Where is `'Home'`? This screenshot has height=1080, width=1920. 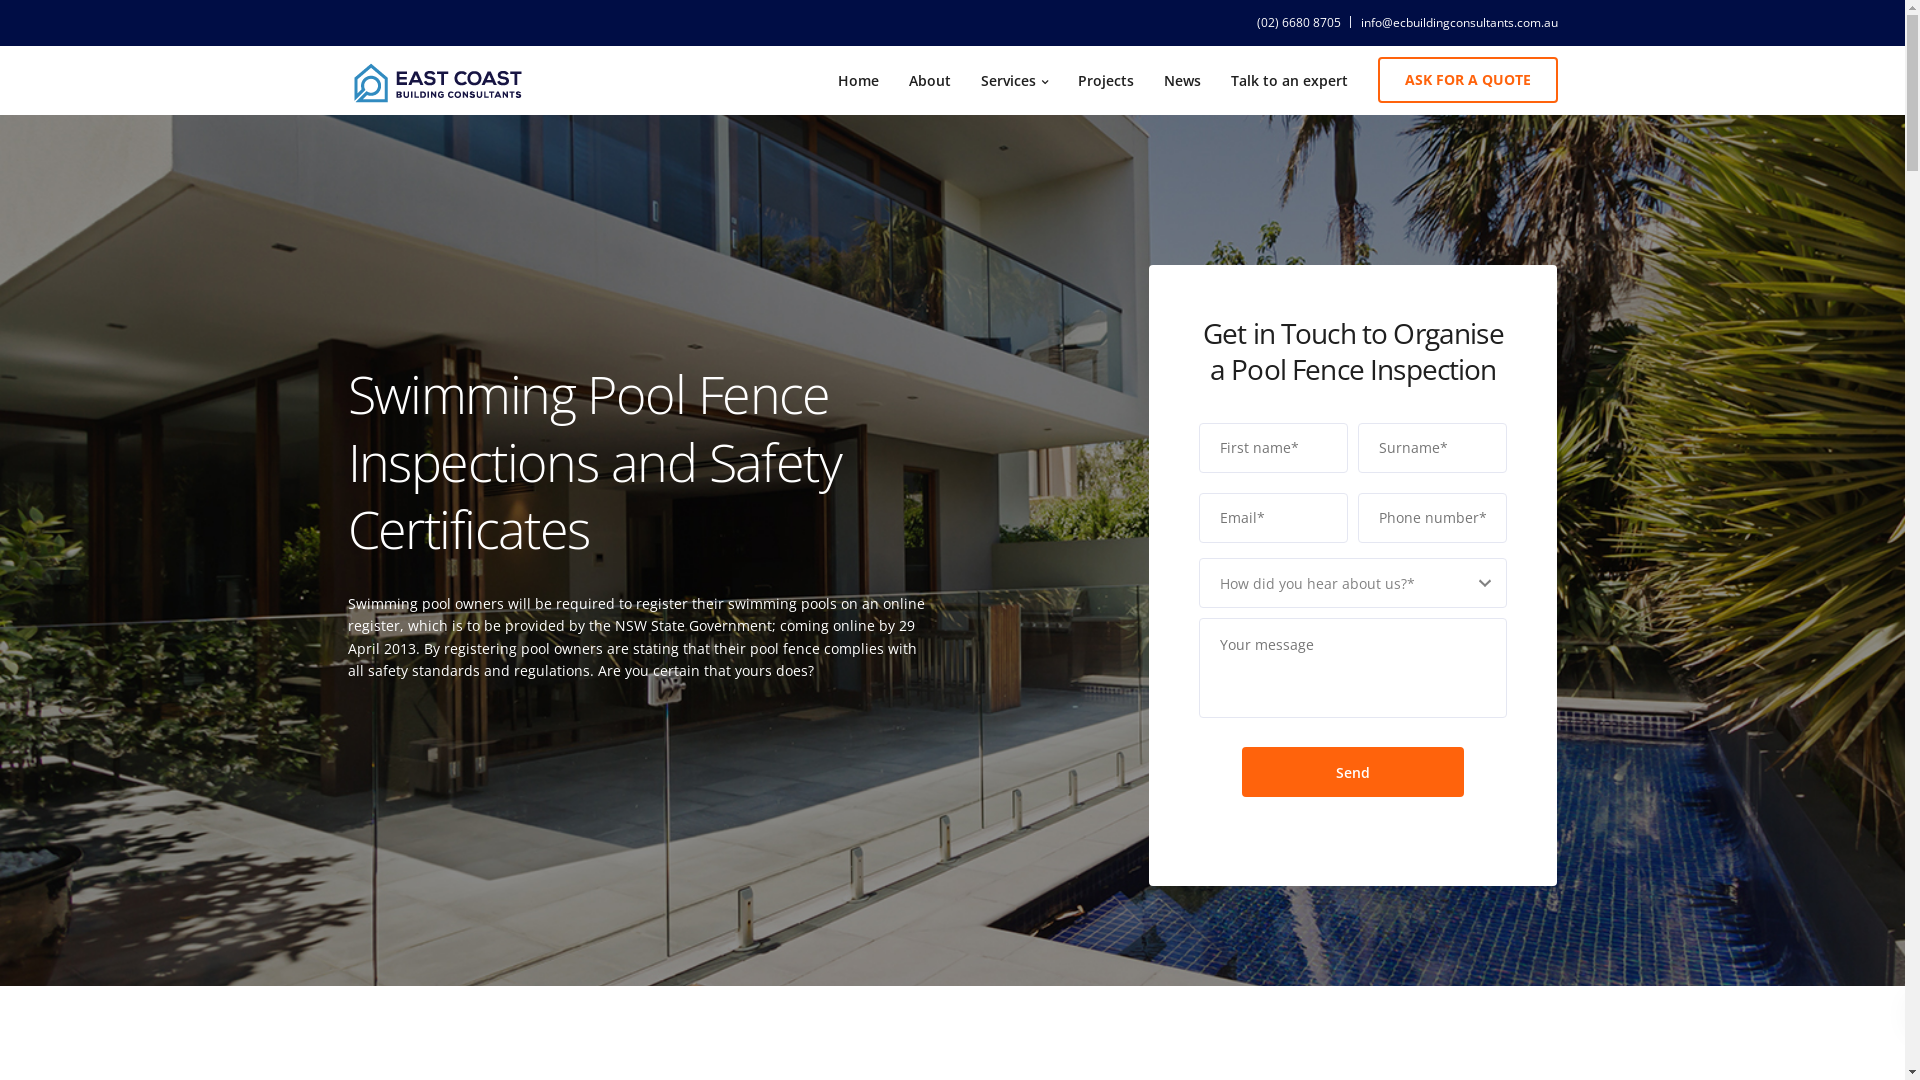
'Home' is located at coordinates (857, 79).